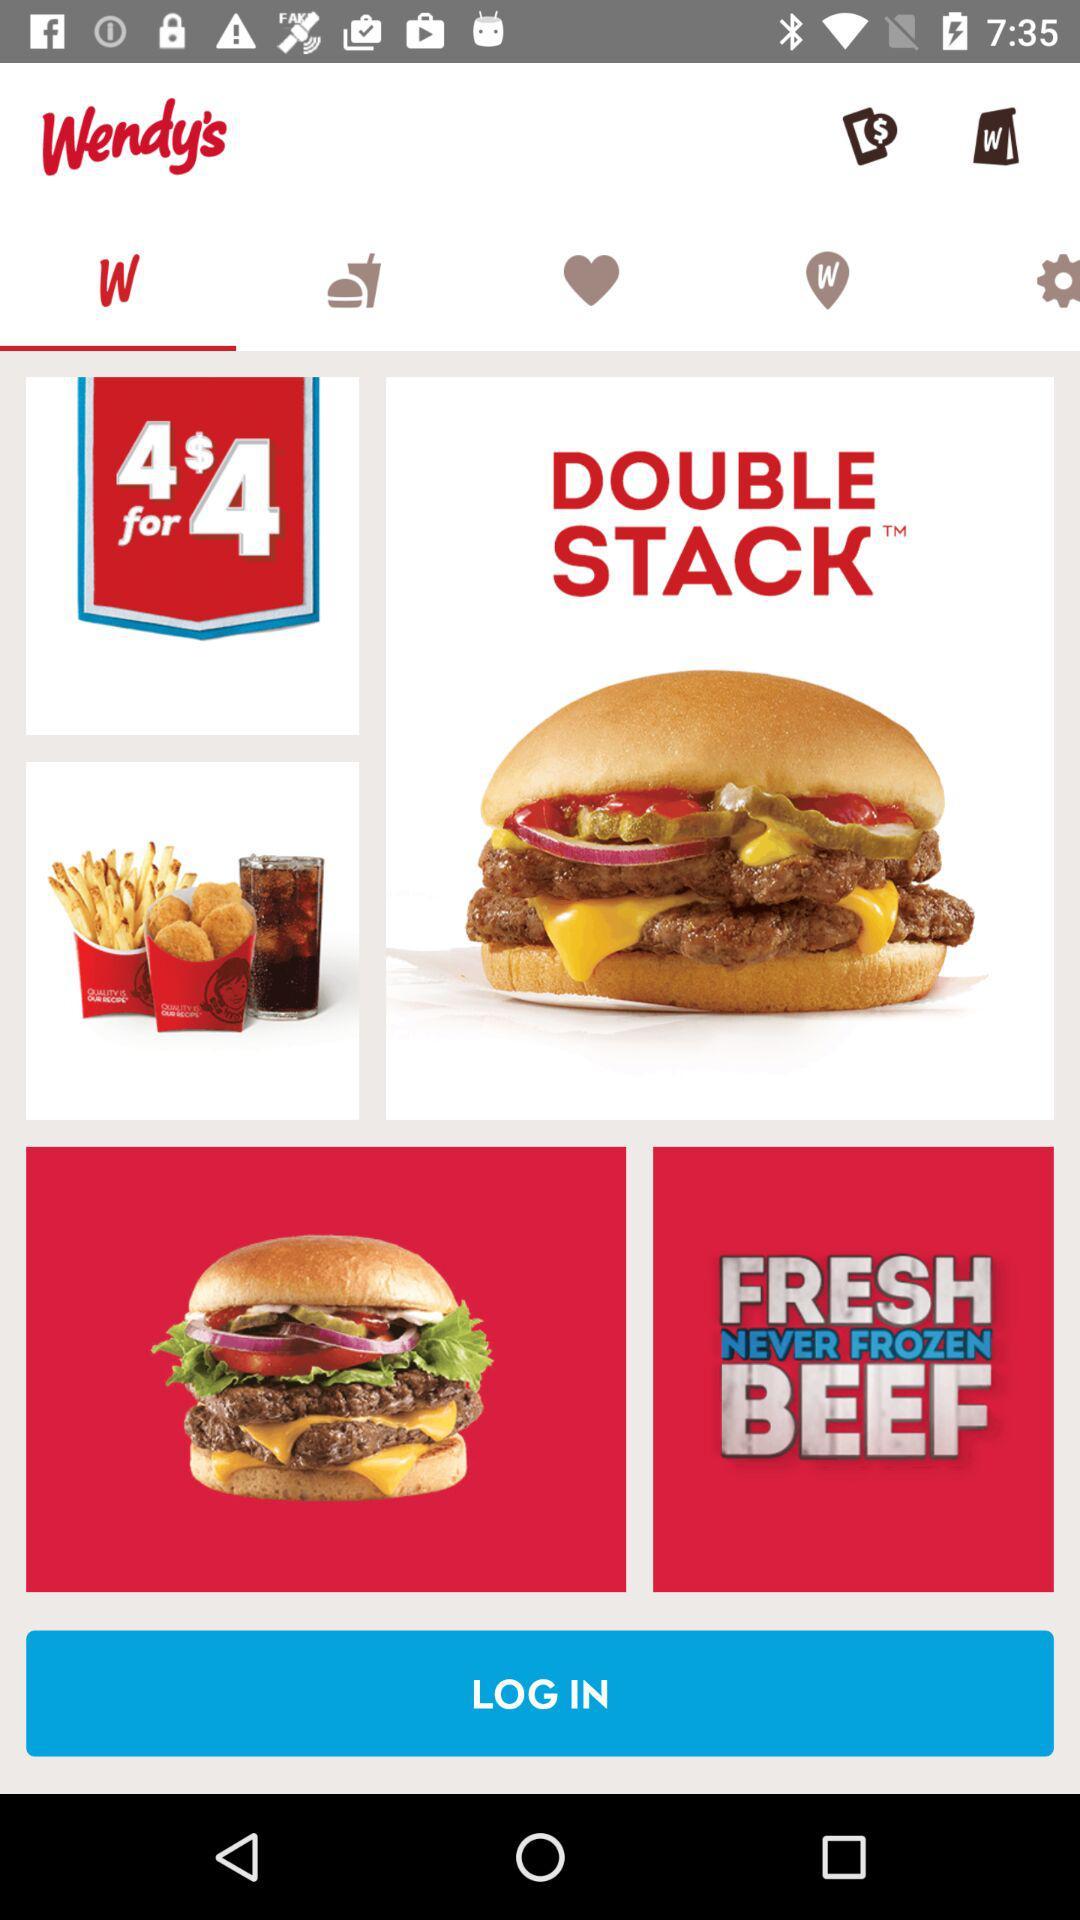 The height and width of the screenshot is (1920, 1080). I want to click on choose the selected advertisement, so click(192, 939).